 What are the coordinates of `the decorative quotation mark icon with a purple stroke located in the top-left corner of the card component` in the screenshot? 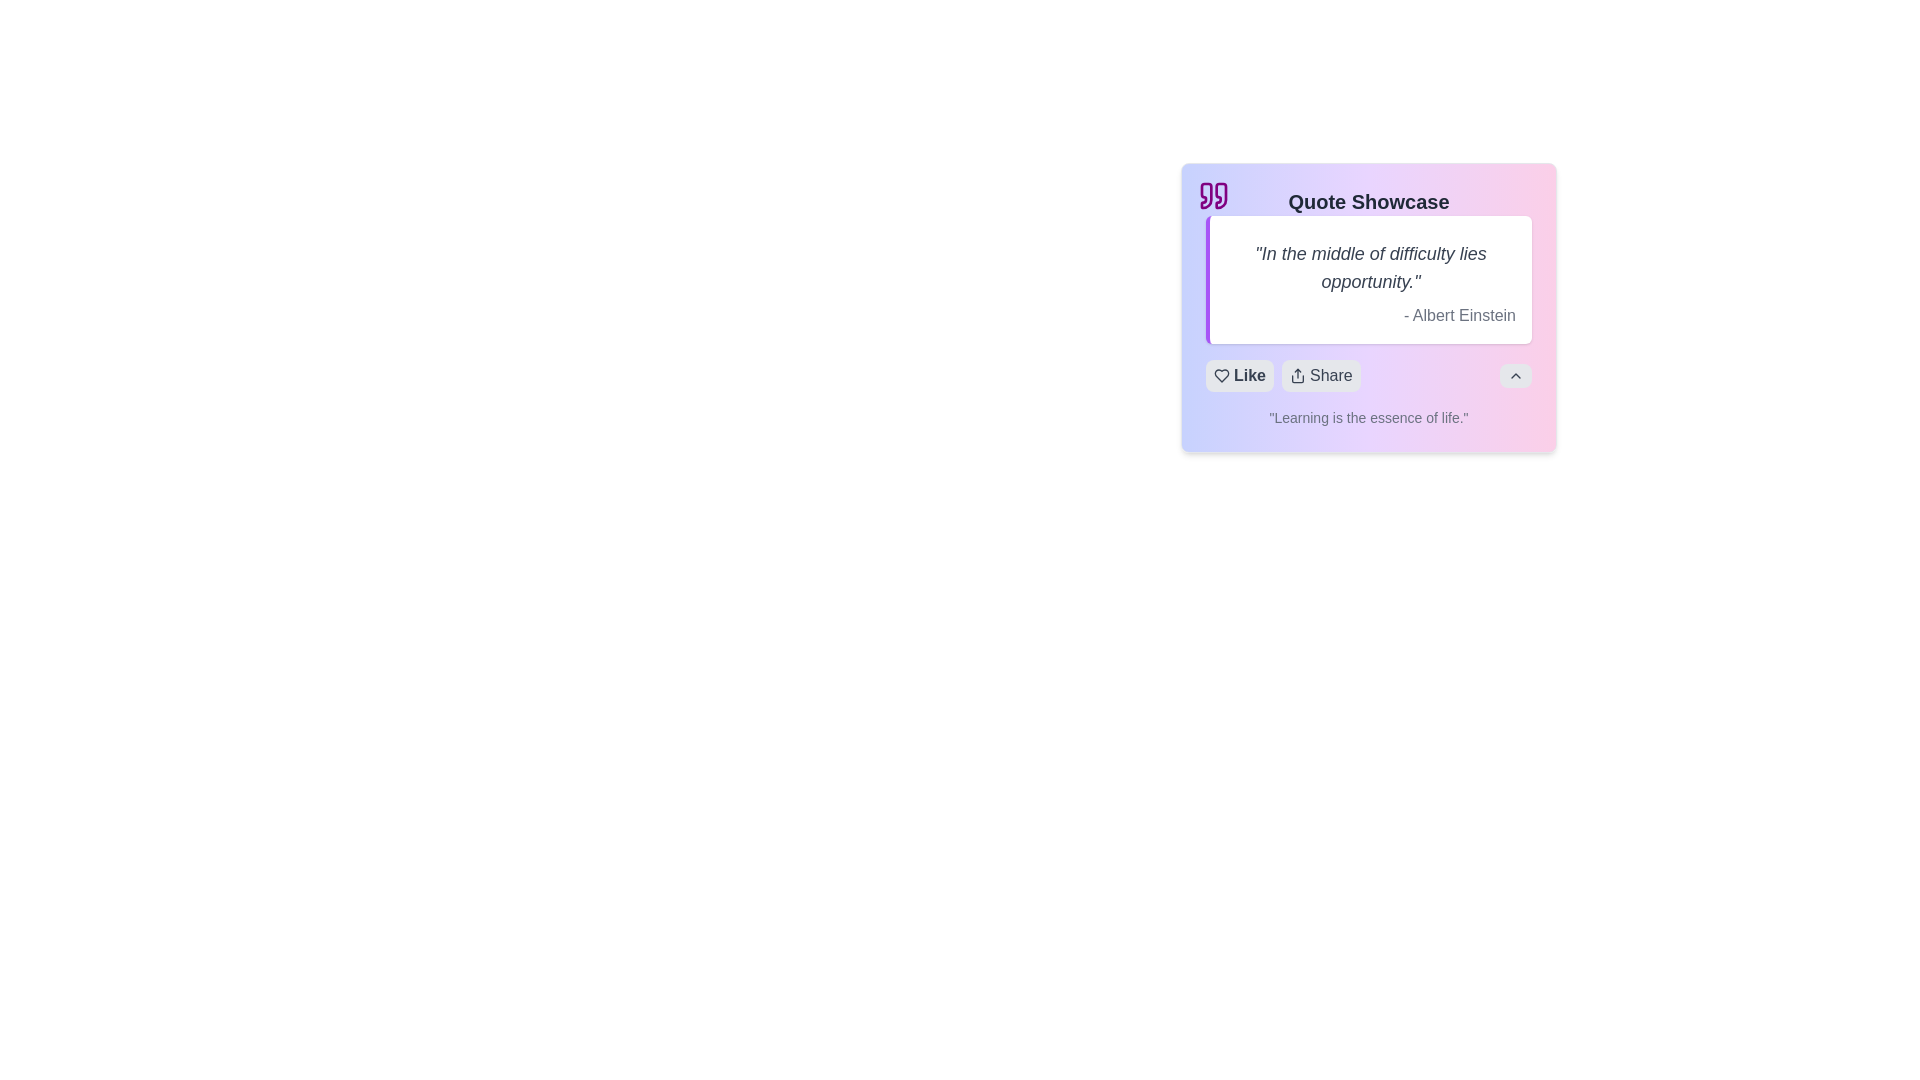 It's located at (1213, 196).